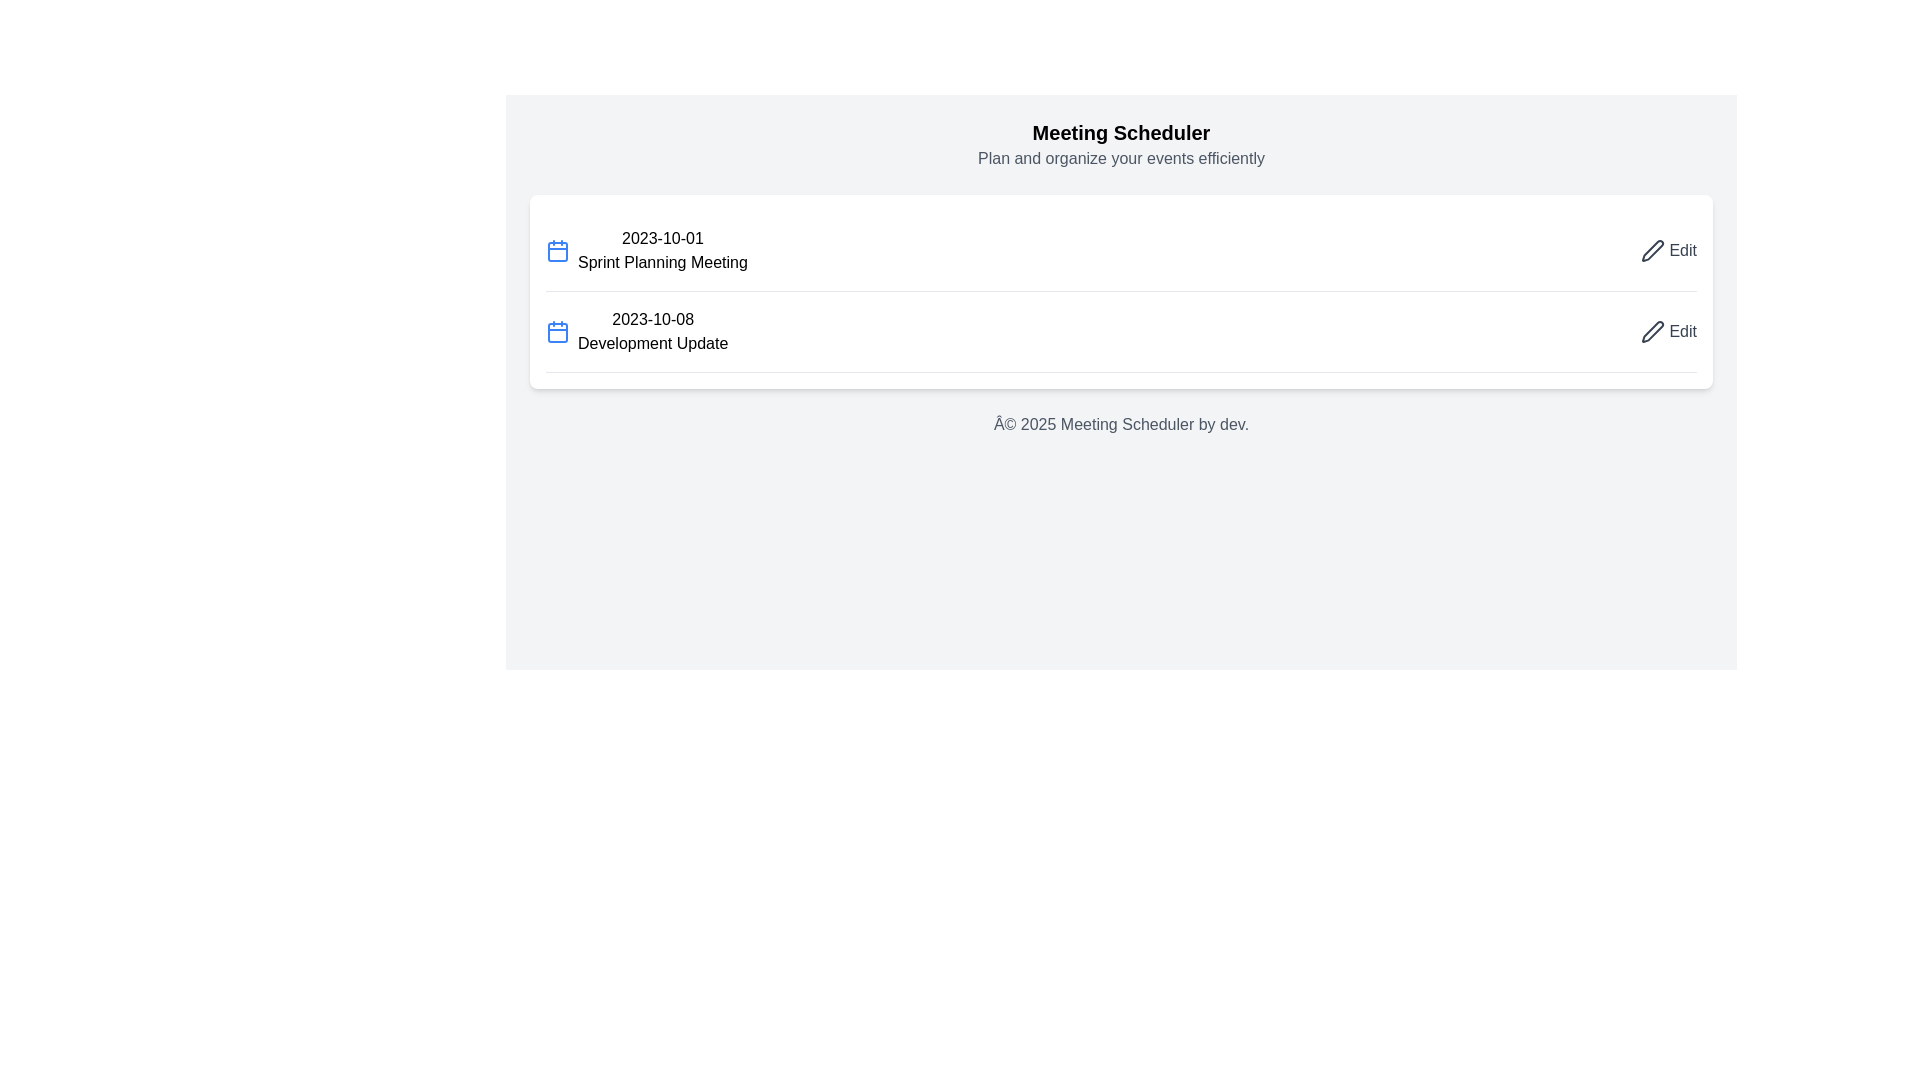 The height and width of the screenshot is (1080, 1920). Describe the element at coordinates (653, 330) in the screenshot. I see `the static text element displaying the date '2023-10-08' and title 'Development Update' in the meeting scheduler interface, located in the second row of the meeting list` at that location.